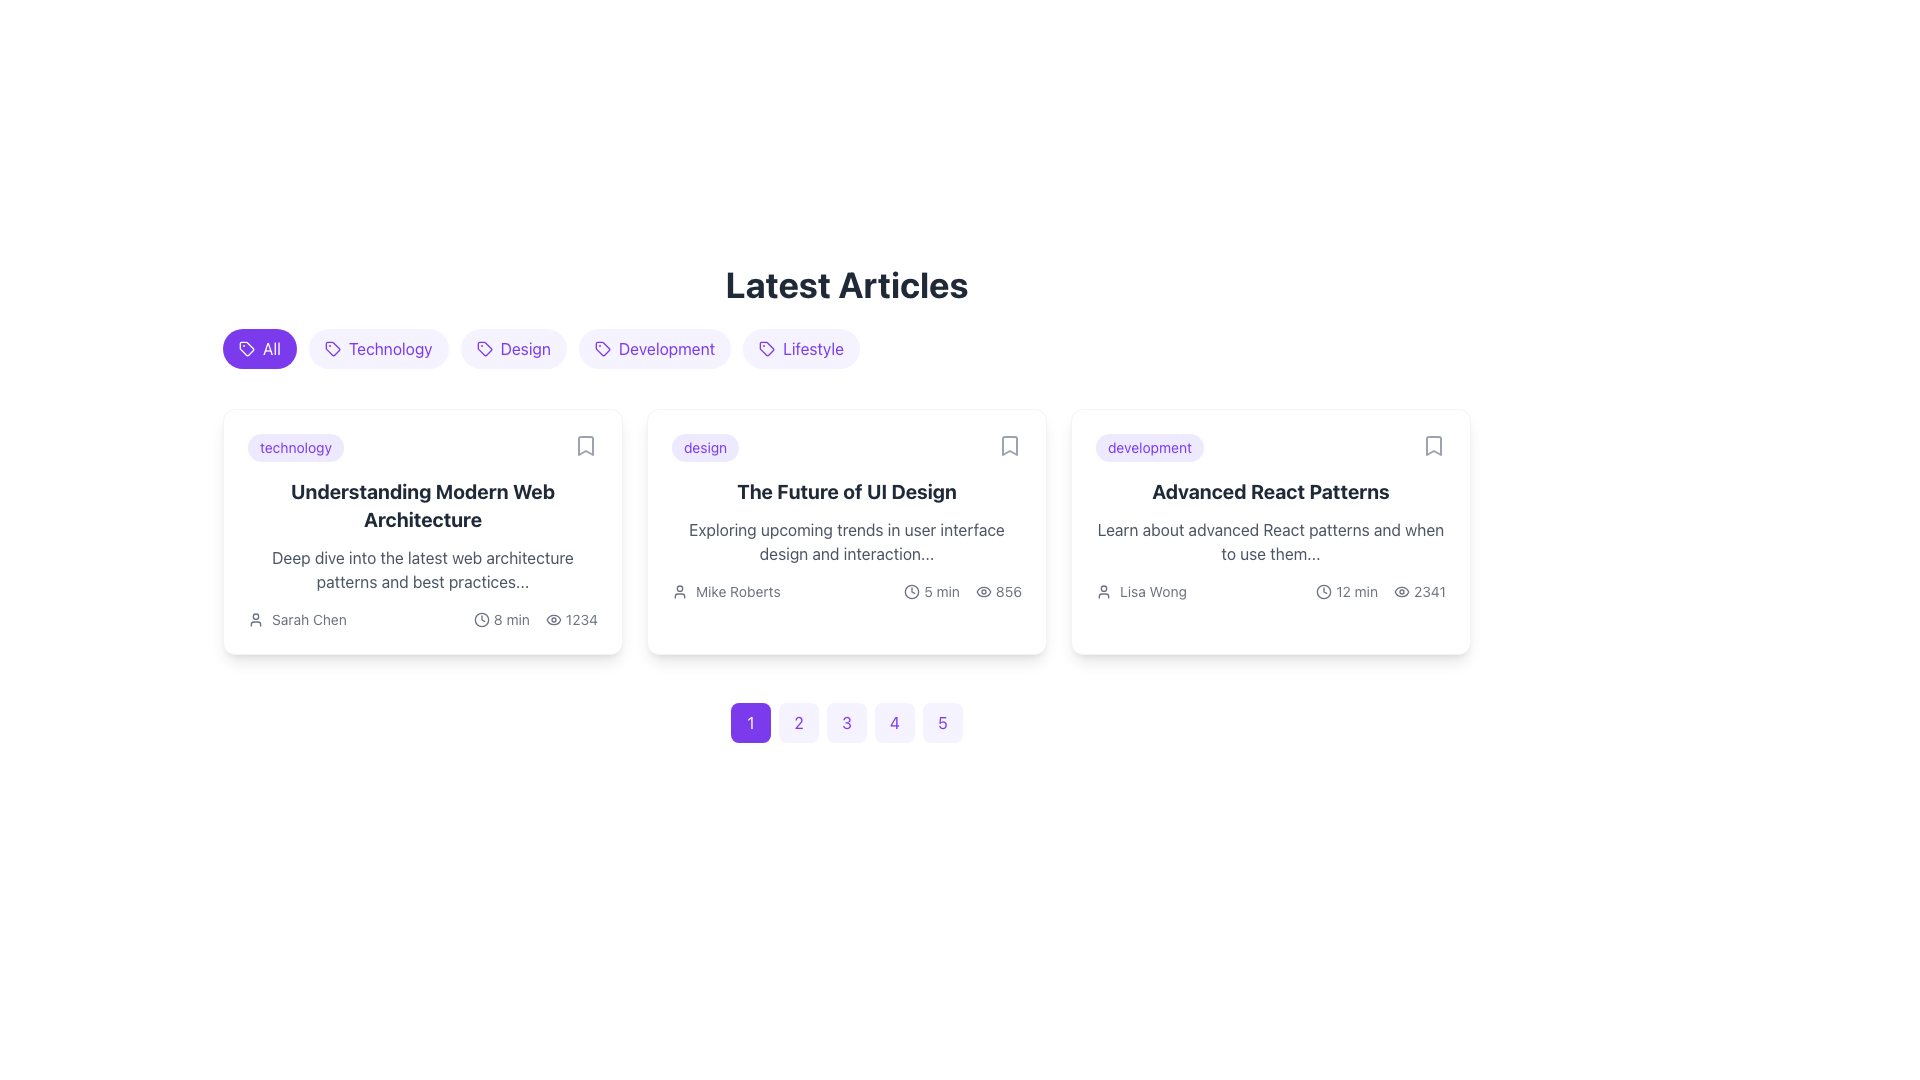  I want to click on text displayed in the Text label that shows the number of views for the article, positioned to the right of the eye icon in the 'Advanced React Patterns' article card, so click(1429, 590).